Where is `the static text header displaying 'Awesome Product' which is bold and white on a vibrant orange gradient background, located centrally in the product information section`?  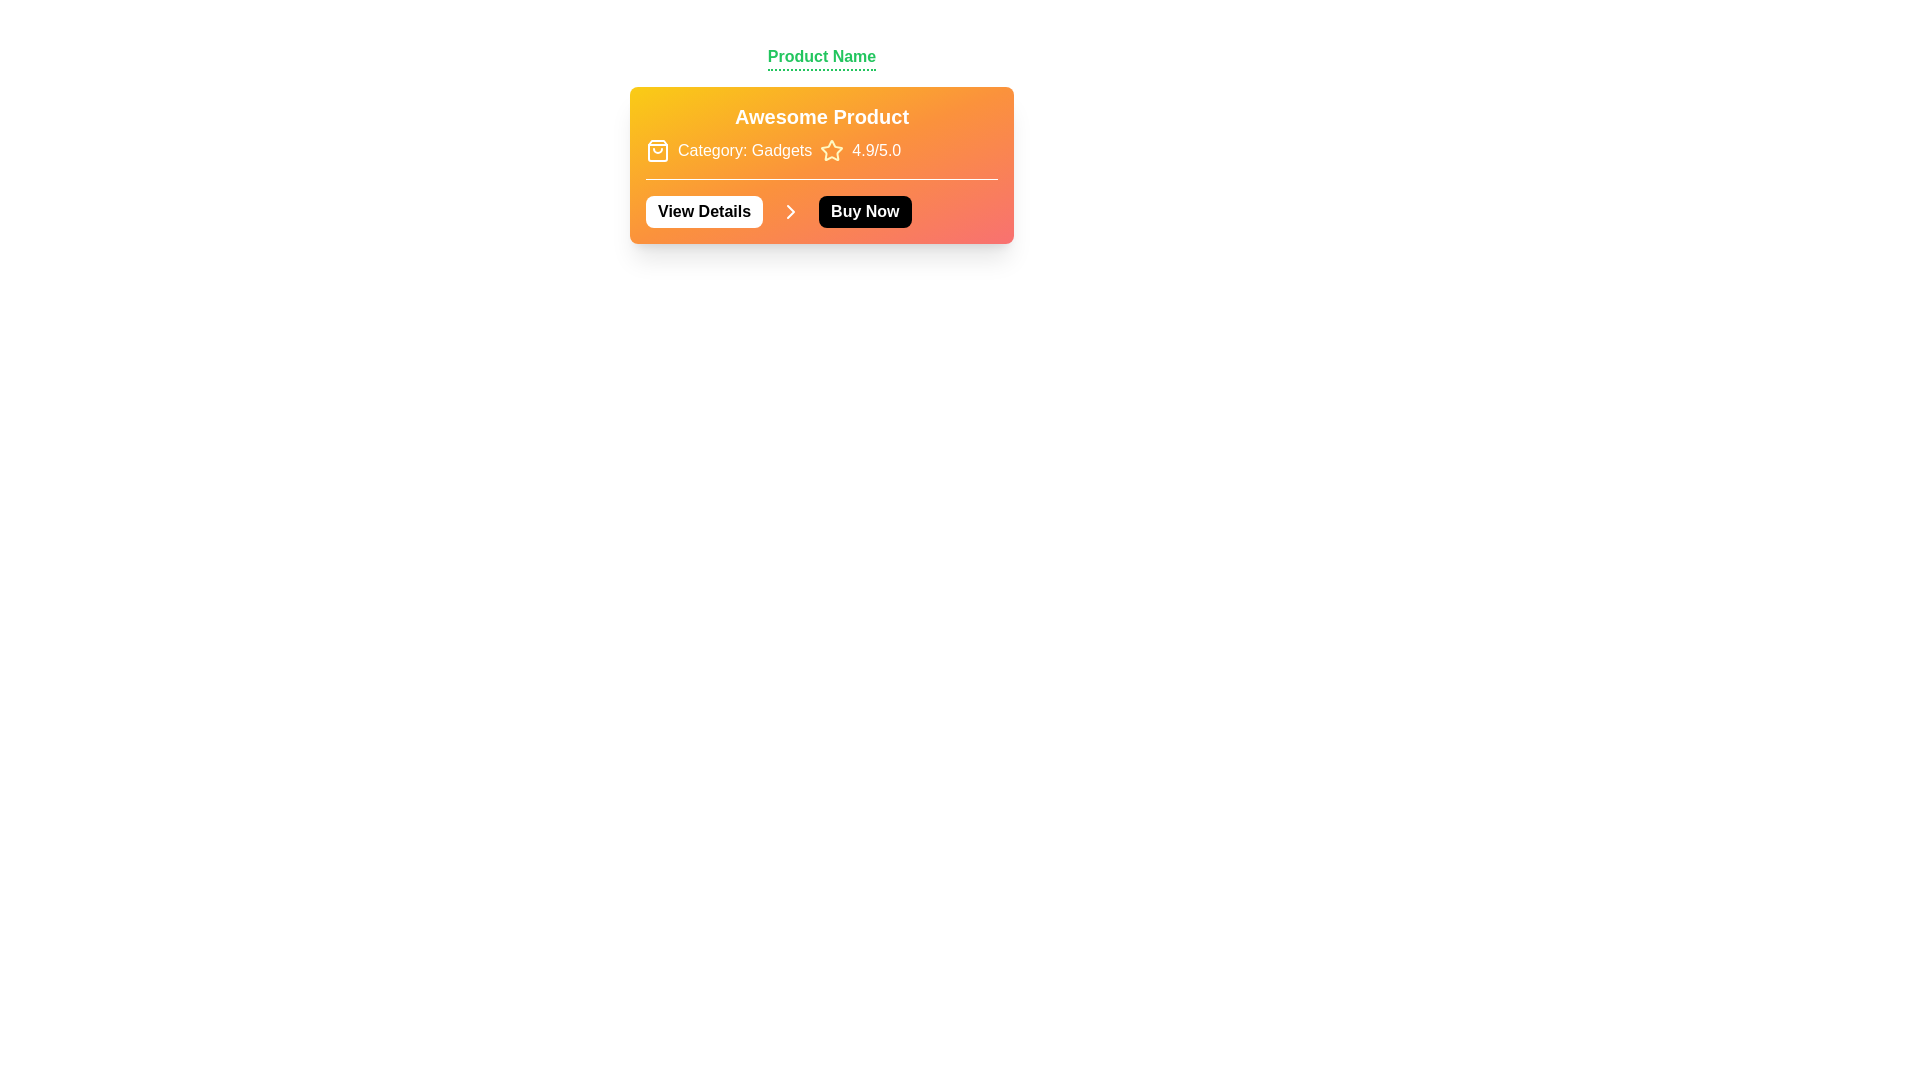
the static text header displaying 'Awesome Product' which is bold and white on a vibrant orange gradient background, located centrally in the product information section is located at coordinates (821, 116).